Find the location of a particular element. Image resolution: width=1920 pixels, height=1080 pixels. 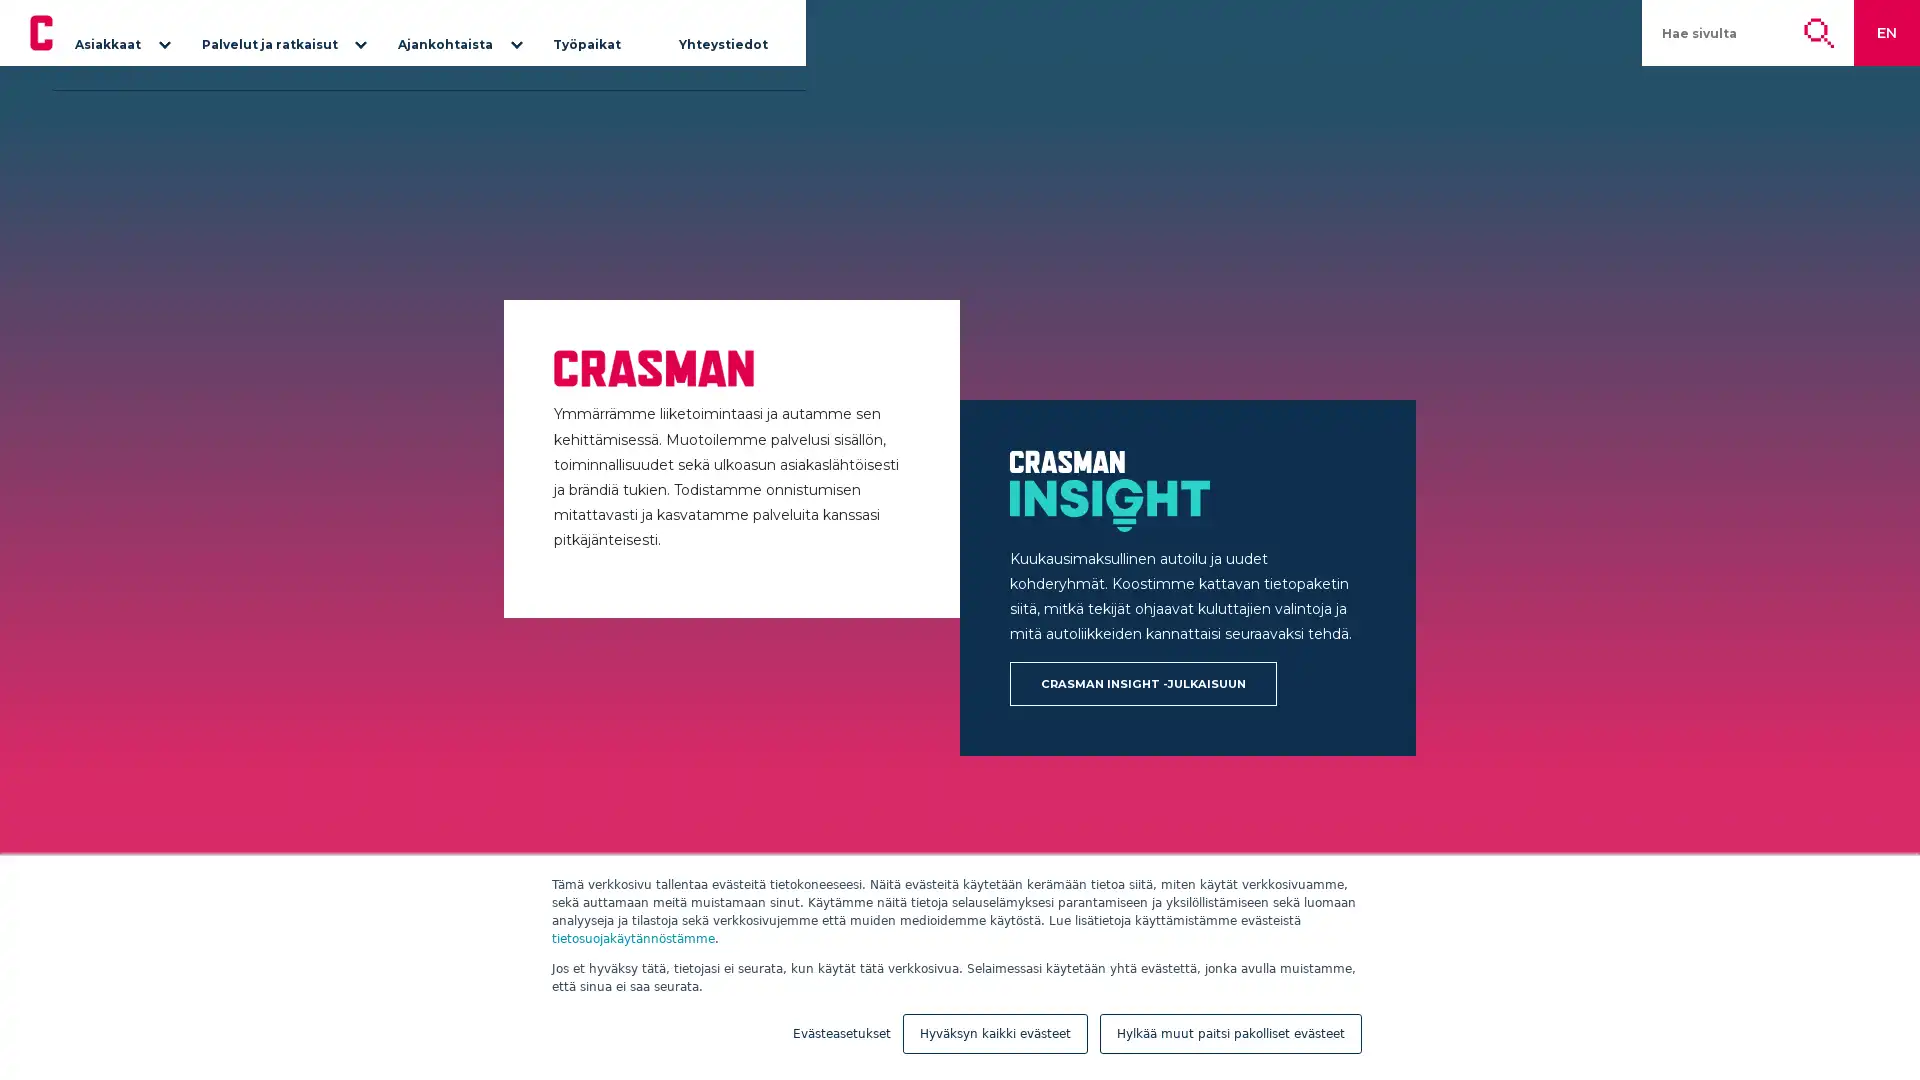

Hylkaa muut paitsi pakolliset evasteet is located at coordinates (1229, 1033).